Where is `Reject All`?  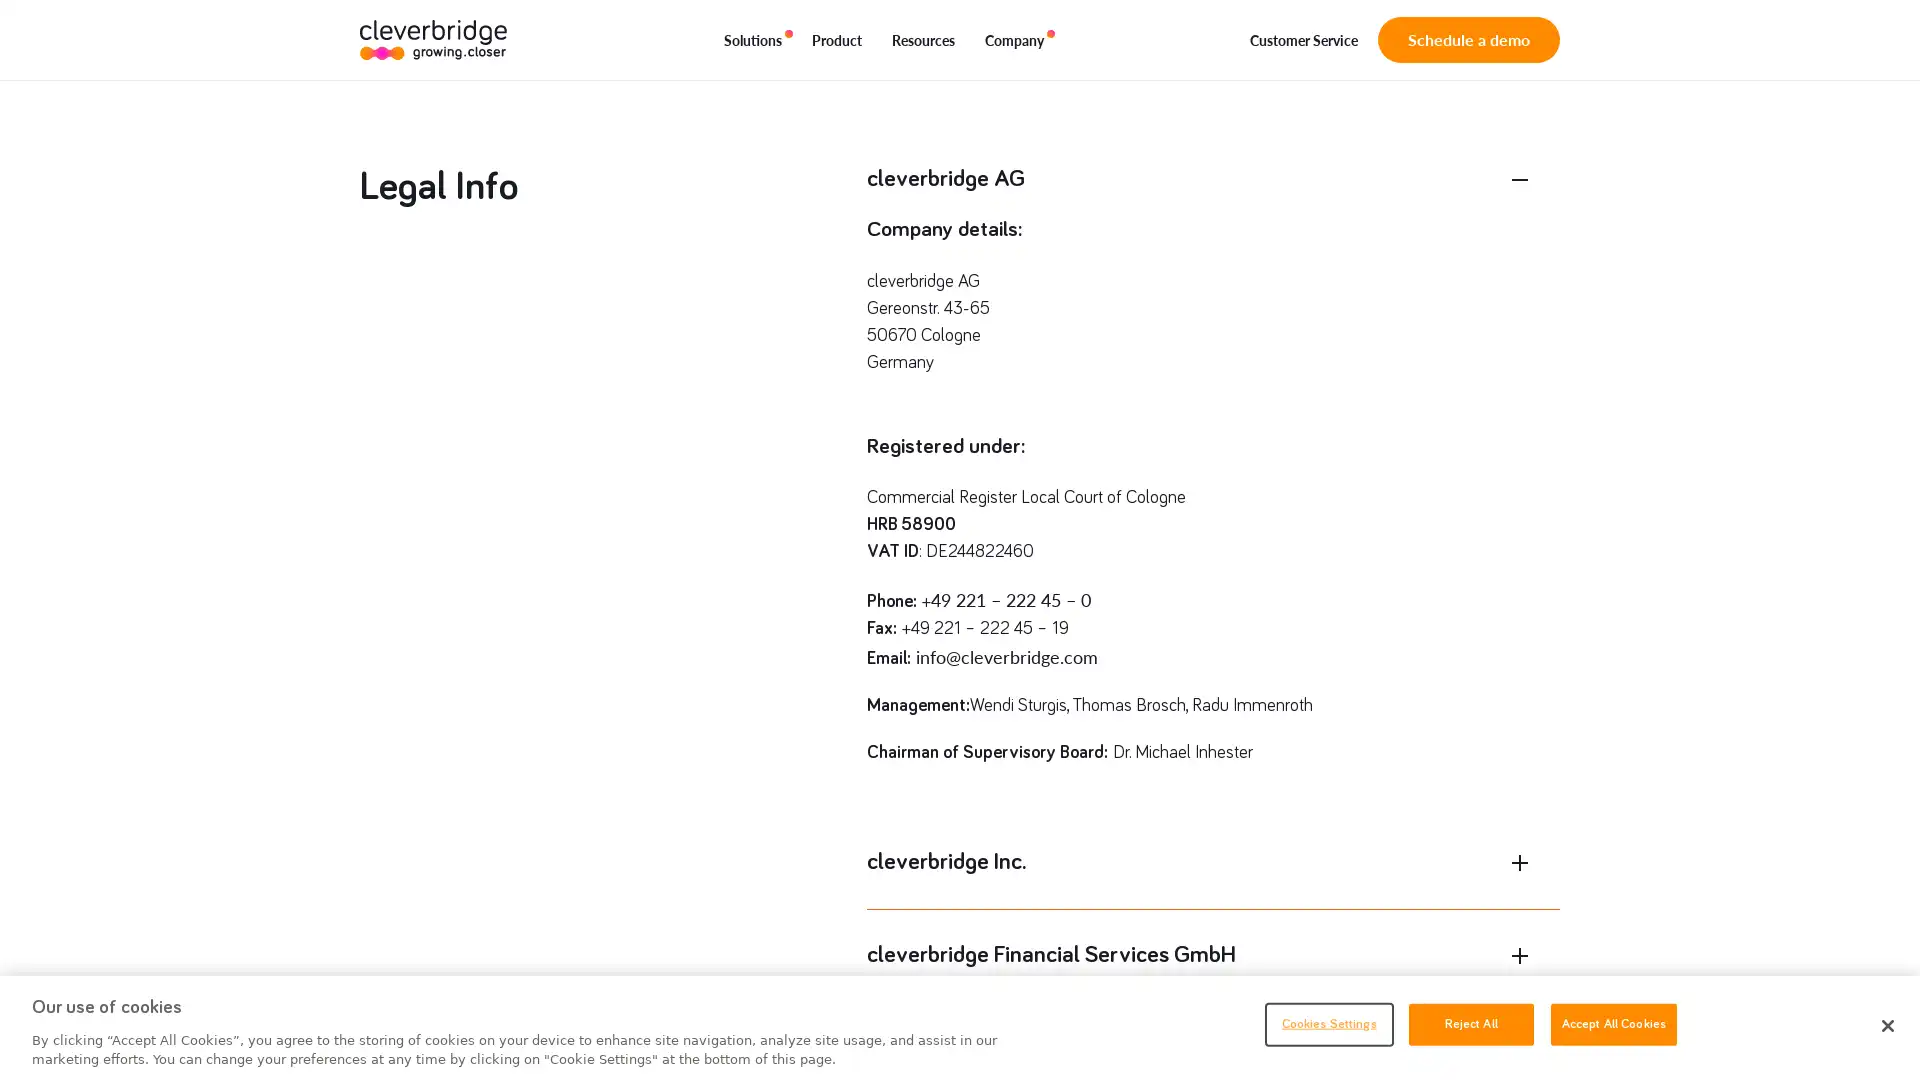 Reject All is located at coordinates (1470, 1023).